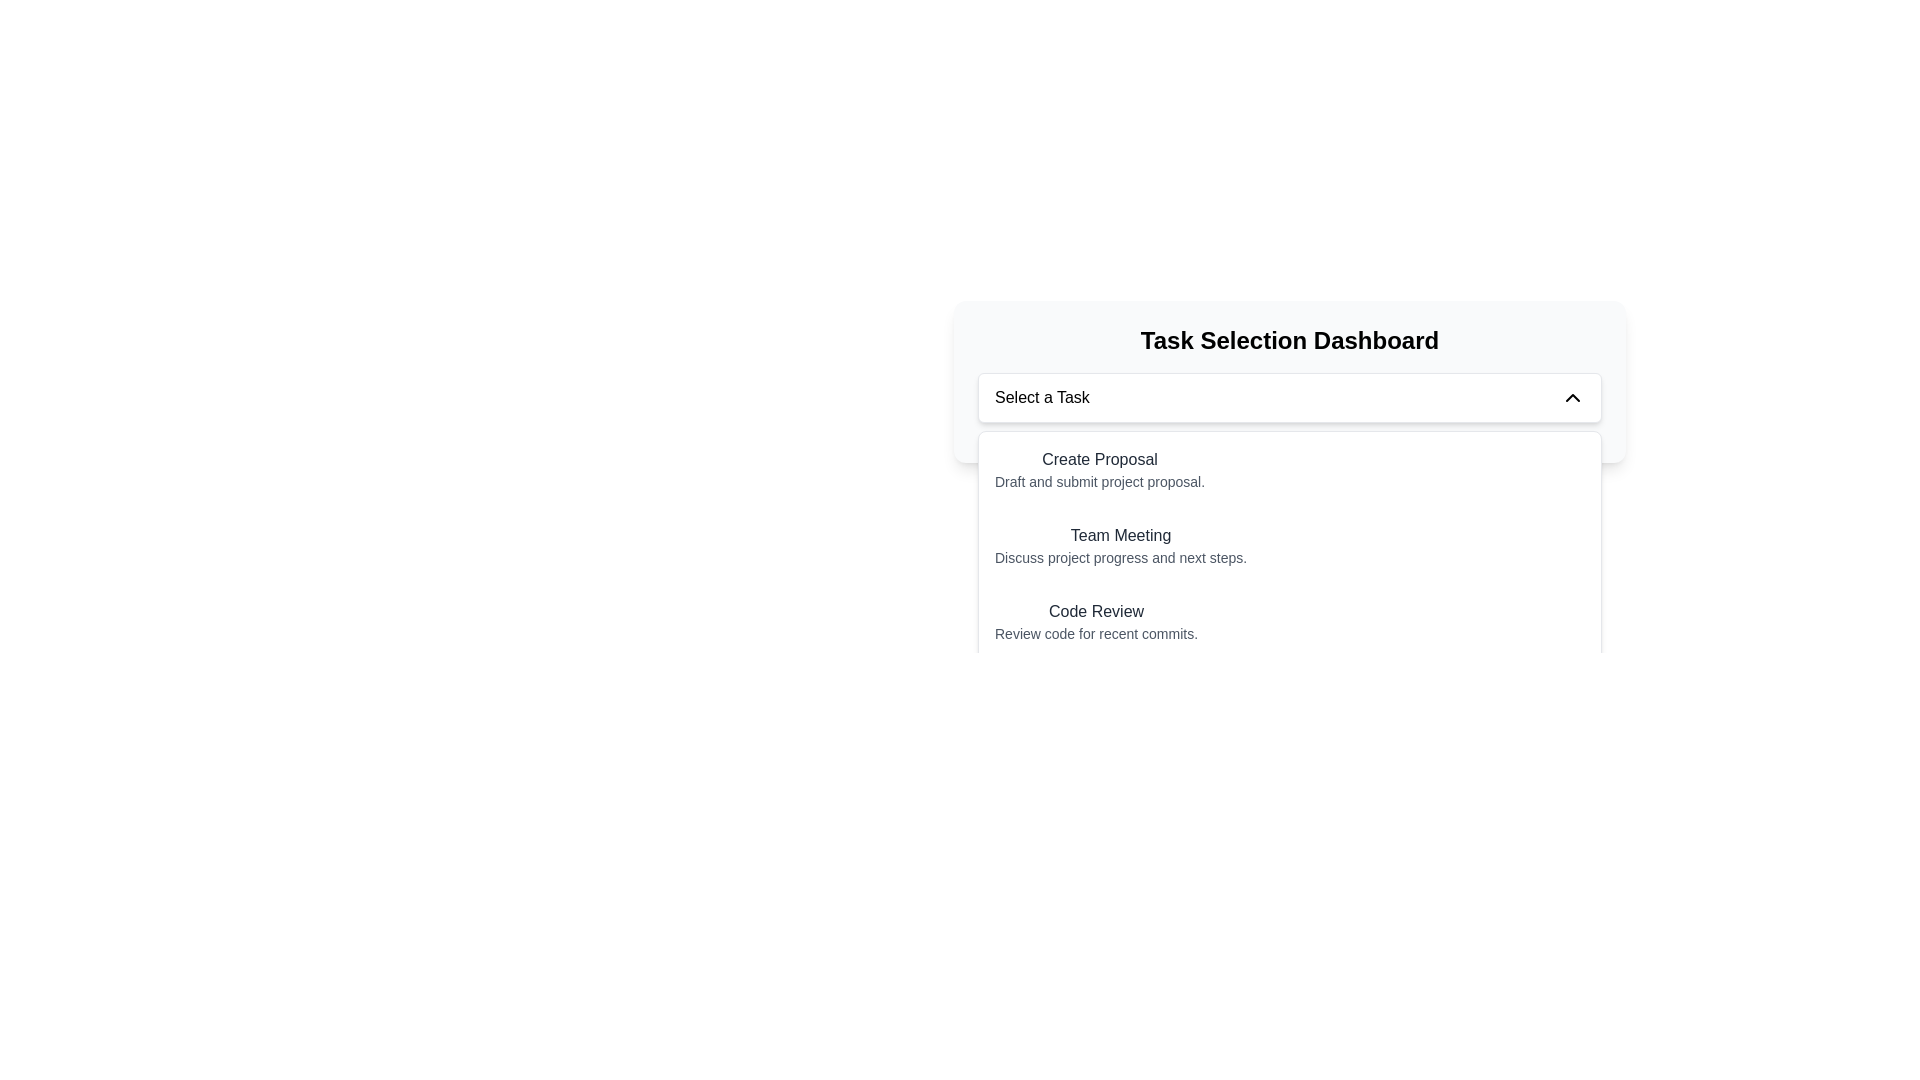 The image size is (1920, 1080). What do you see at coordinates (1098, 470) in the screenshot?
I see `the List item labeled 'Create Proposal' which features a bold title and a descriptive subtitle, located in the 'Task Selection Dashboard' dropdown menu` at bounding box center [1098, 470].